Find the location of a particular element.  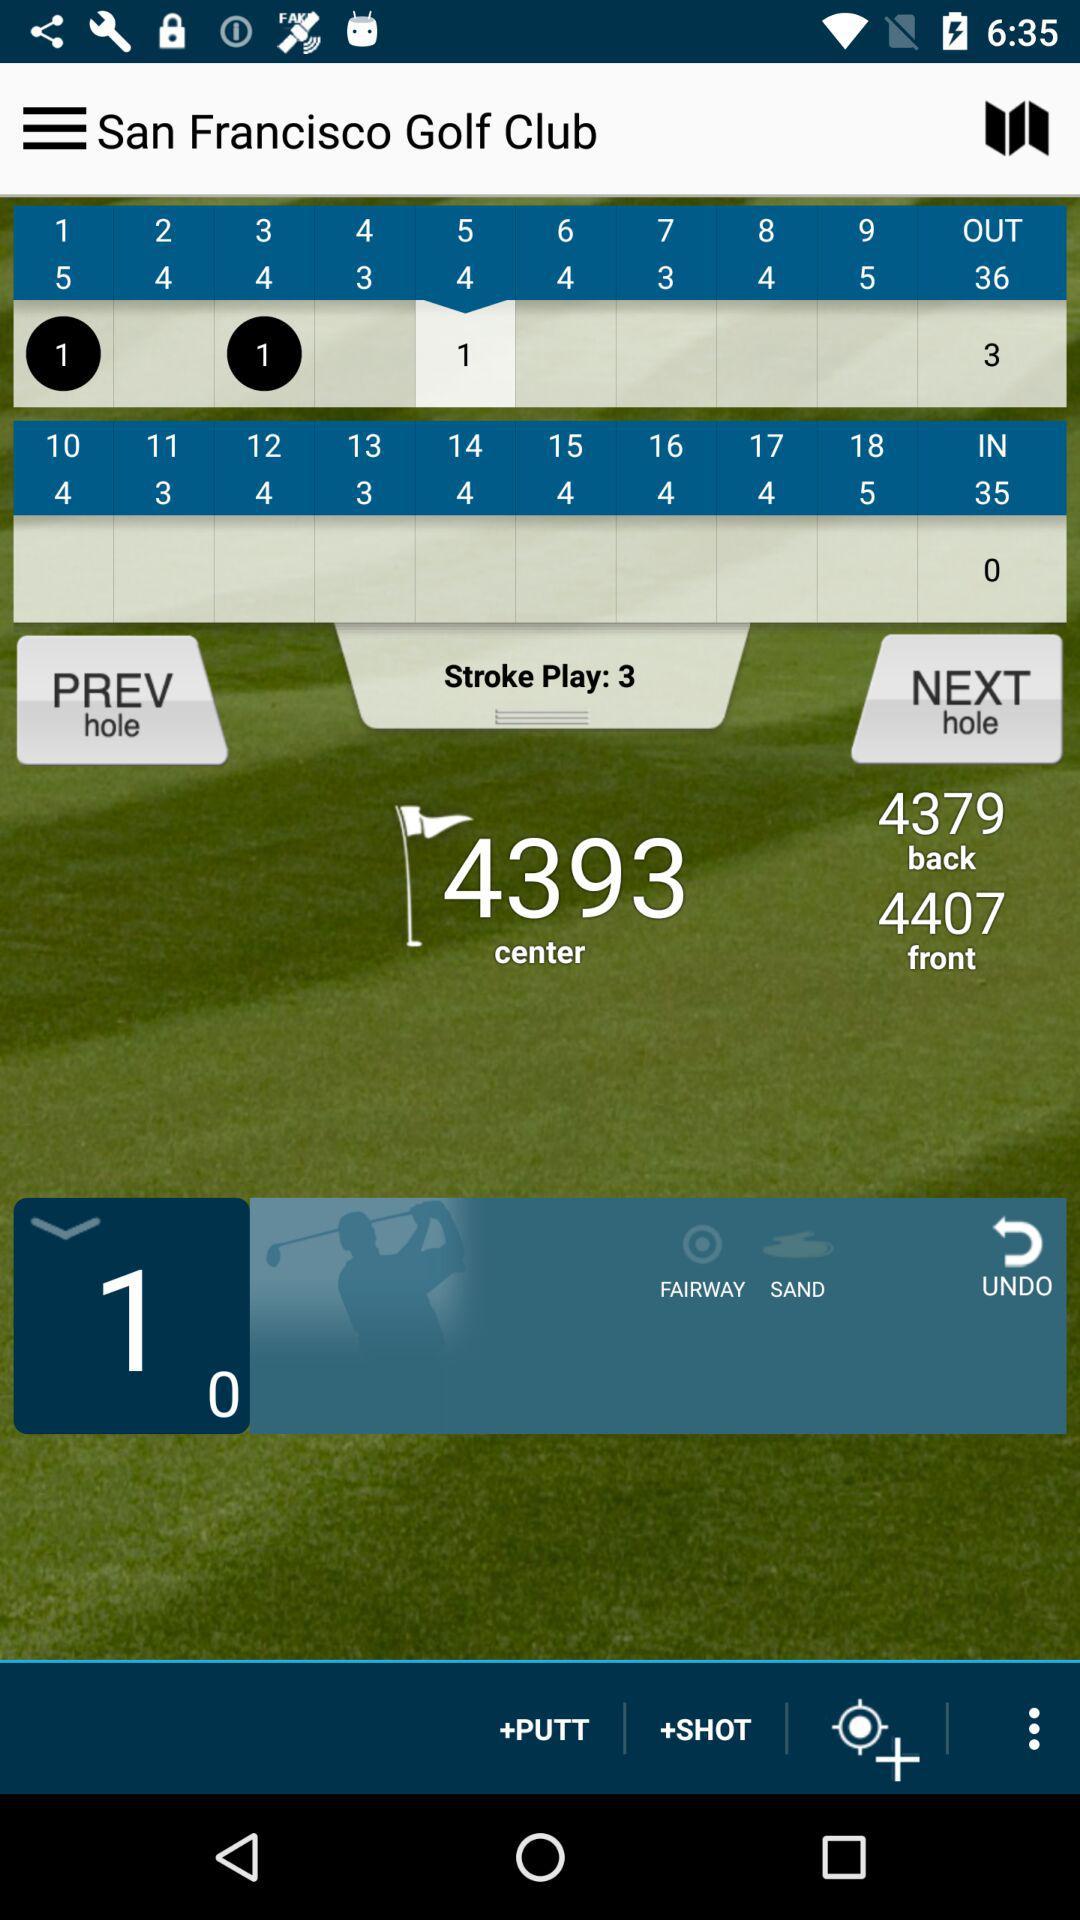

next is located at coordinates (940, 697).